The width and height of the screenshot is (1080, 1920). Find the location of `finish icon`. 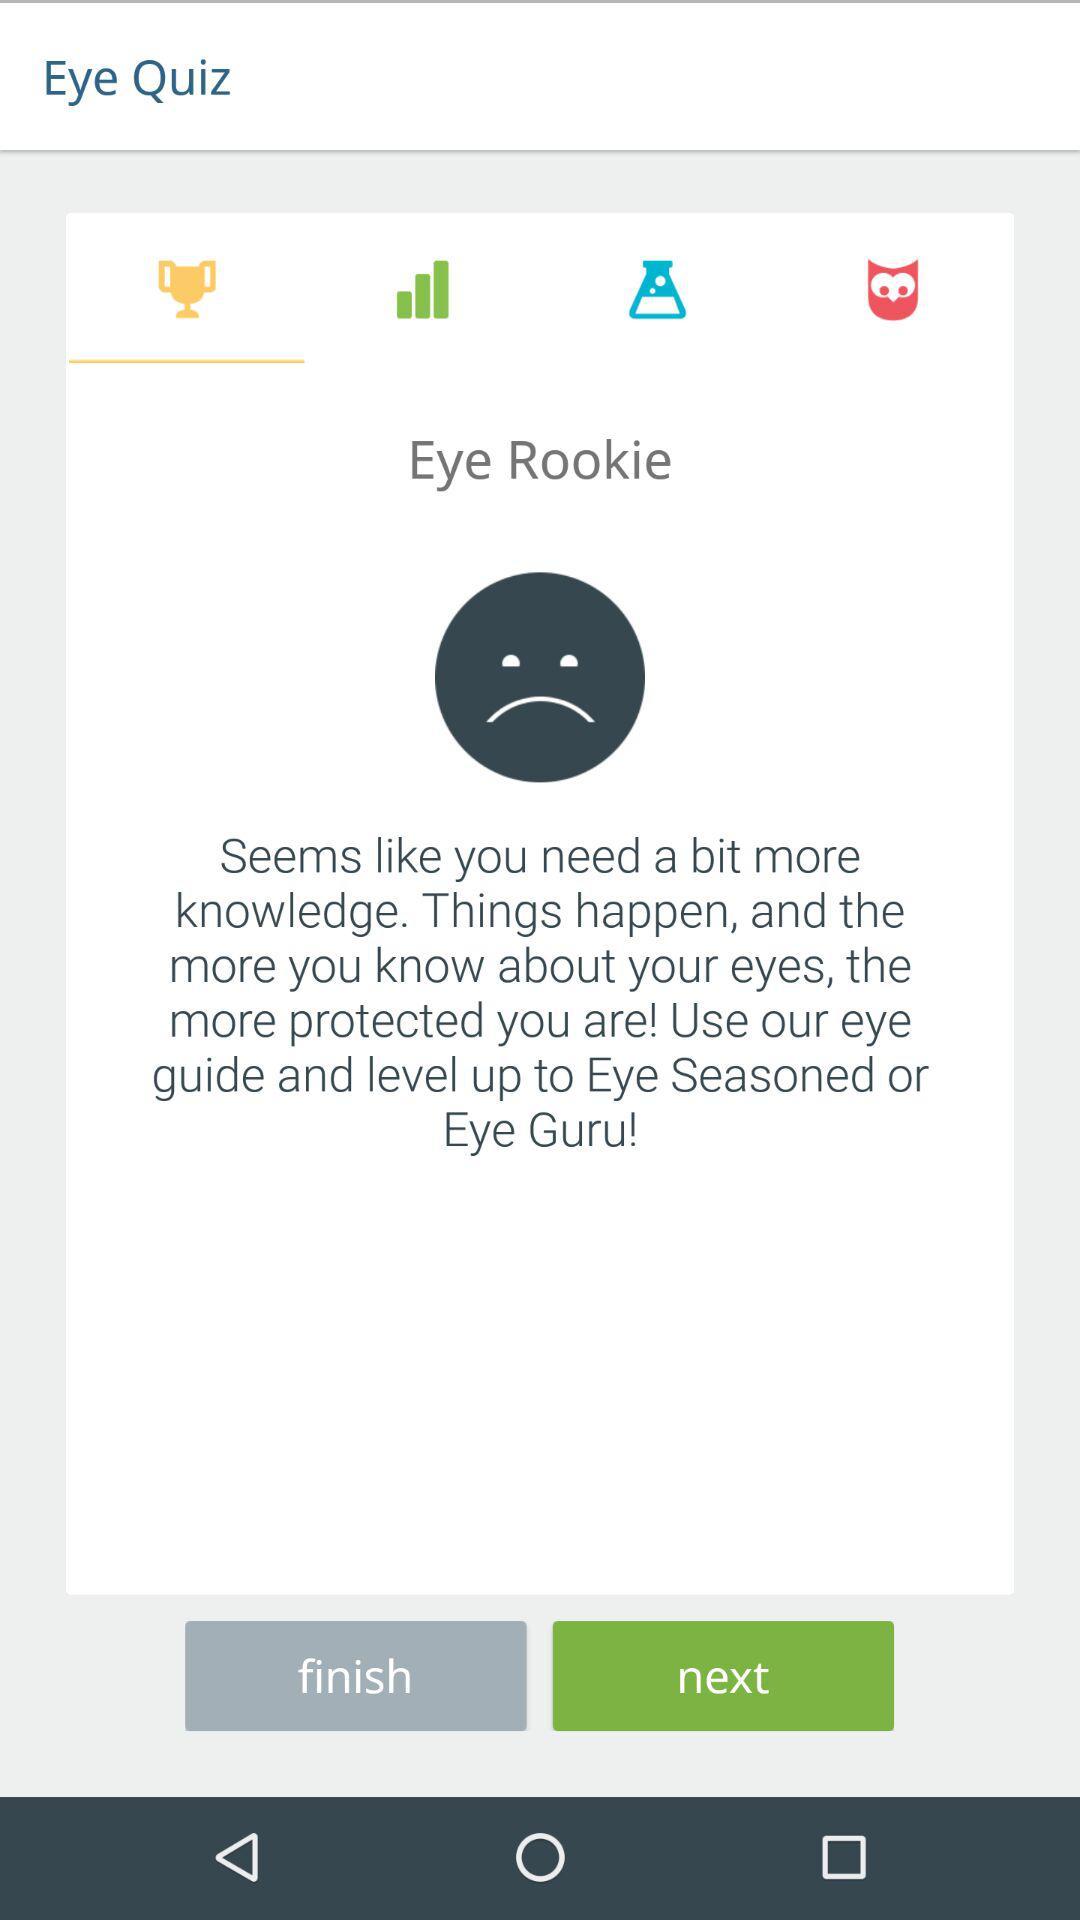

finish icon is located at coordinates (354, 1672).